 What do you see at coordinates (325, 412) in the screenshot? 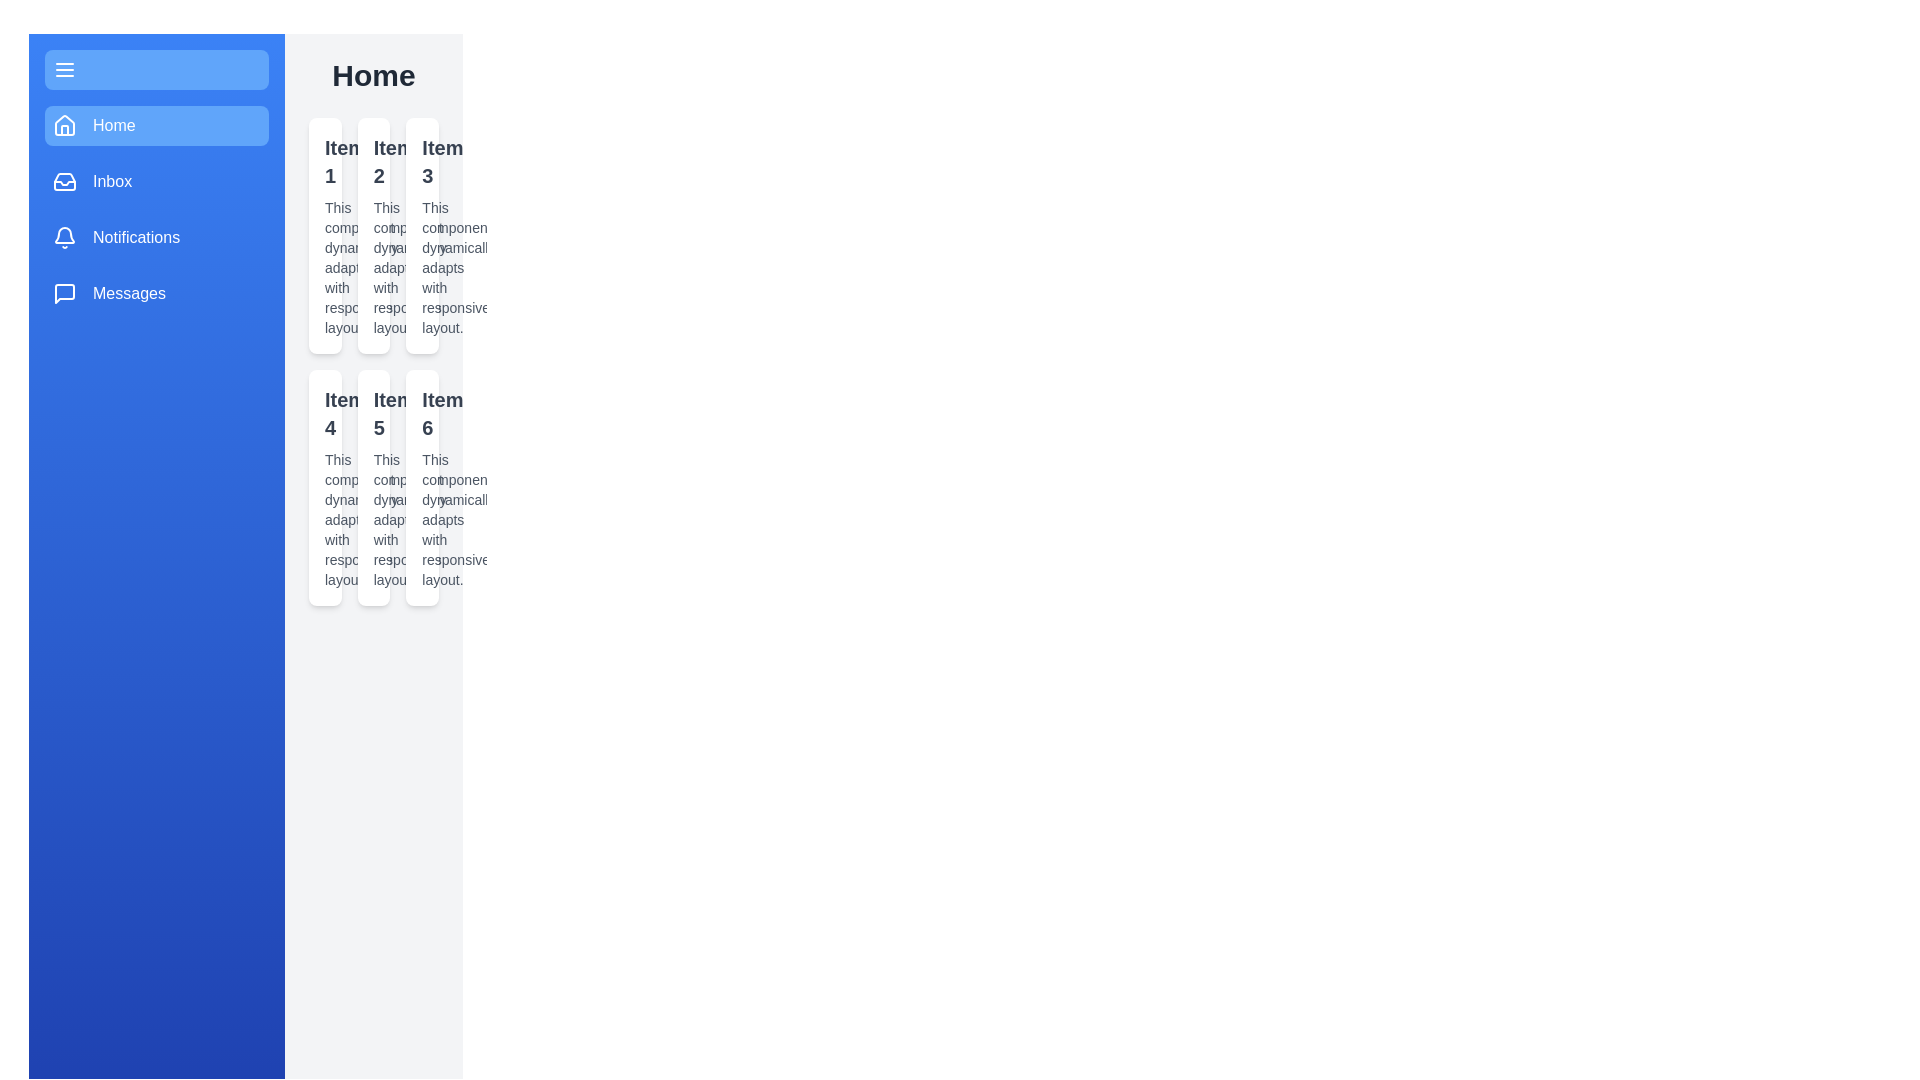
I see `the text label titled 'Item 4' located at the top of the card component in the second row and first column of the grid arrangement` at bounding box center [325, 412].